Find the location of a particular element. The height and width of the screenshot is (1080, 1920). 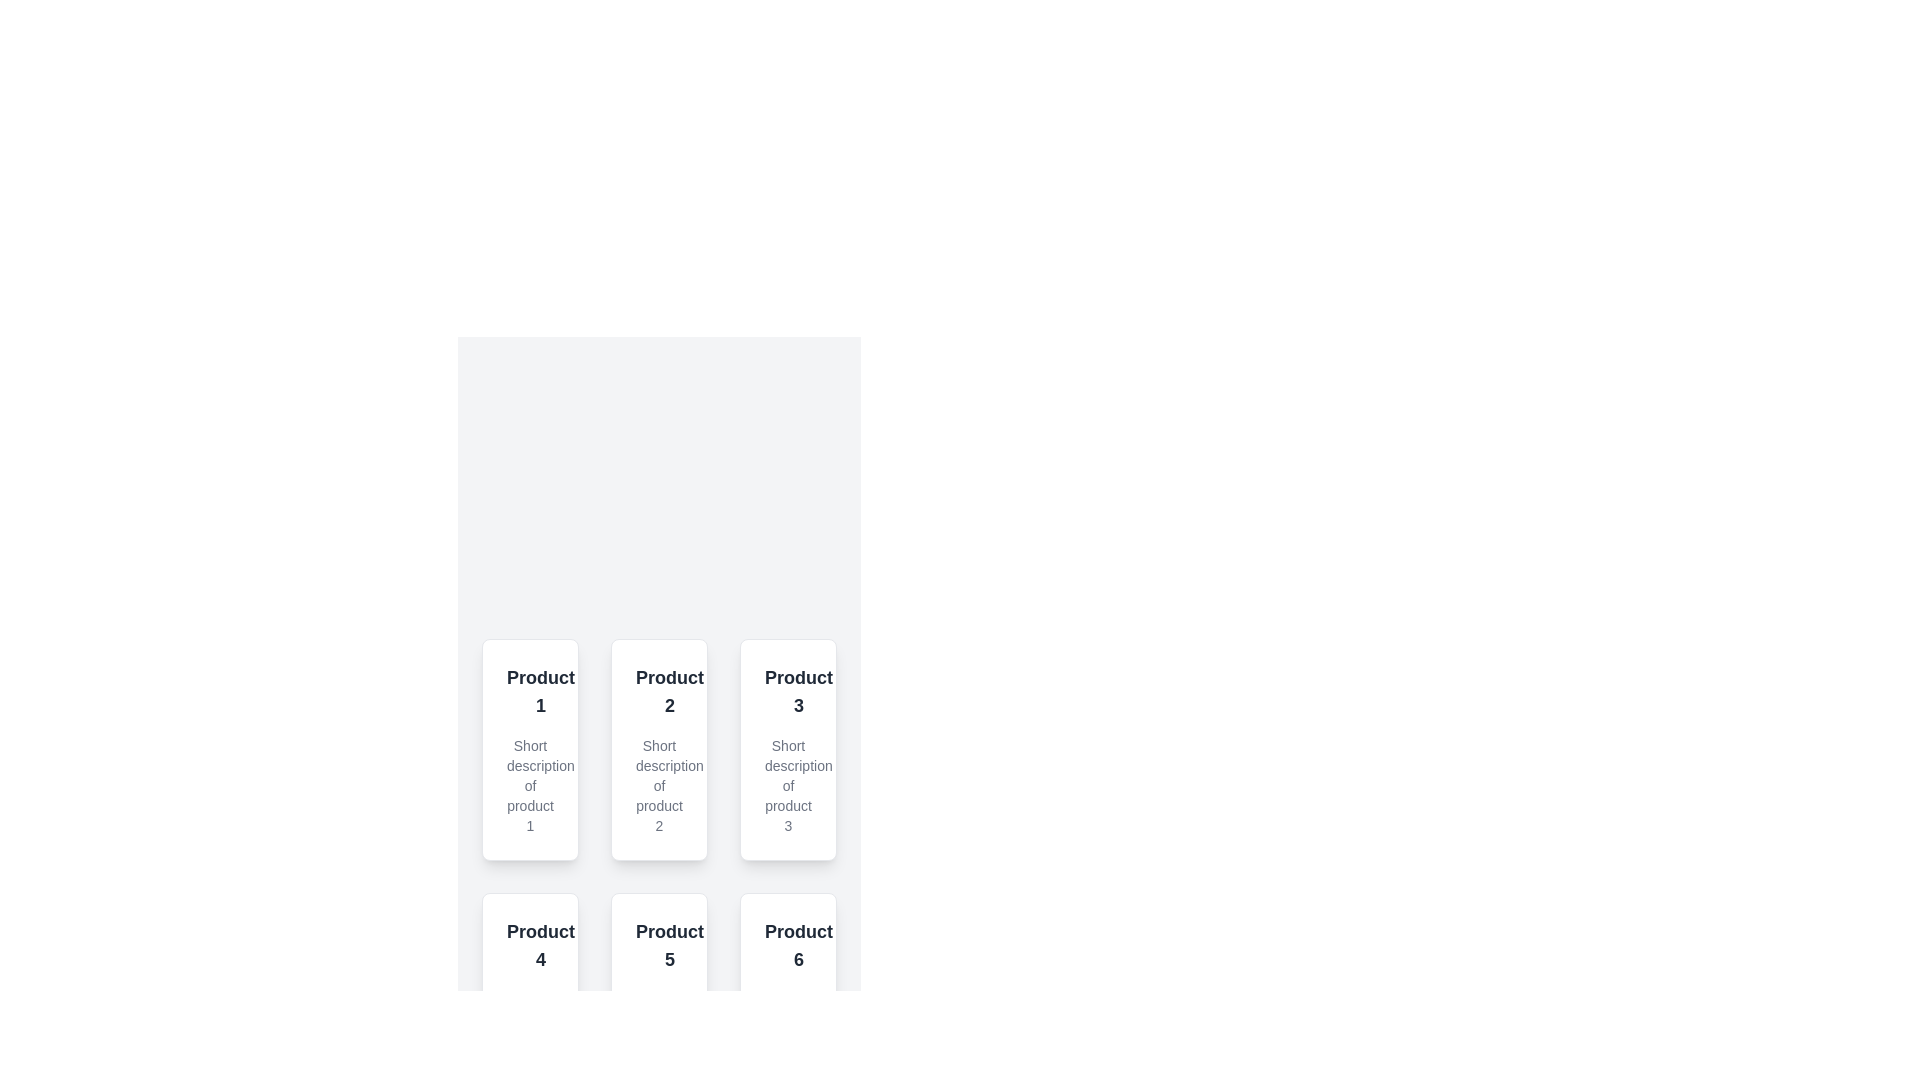

the 'Product 1' informational card located in the top-left corner of the grid is located at coordinates (530, 749).